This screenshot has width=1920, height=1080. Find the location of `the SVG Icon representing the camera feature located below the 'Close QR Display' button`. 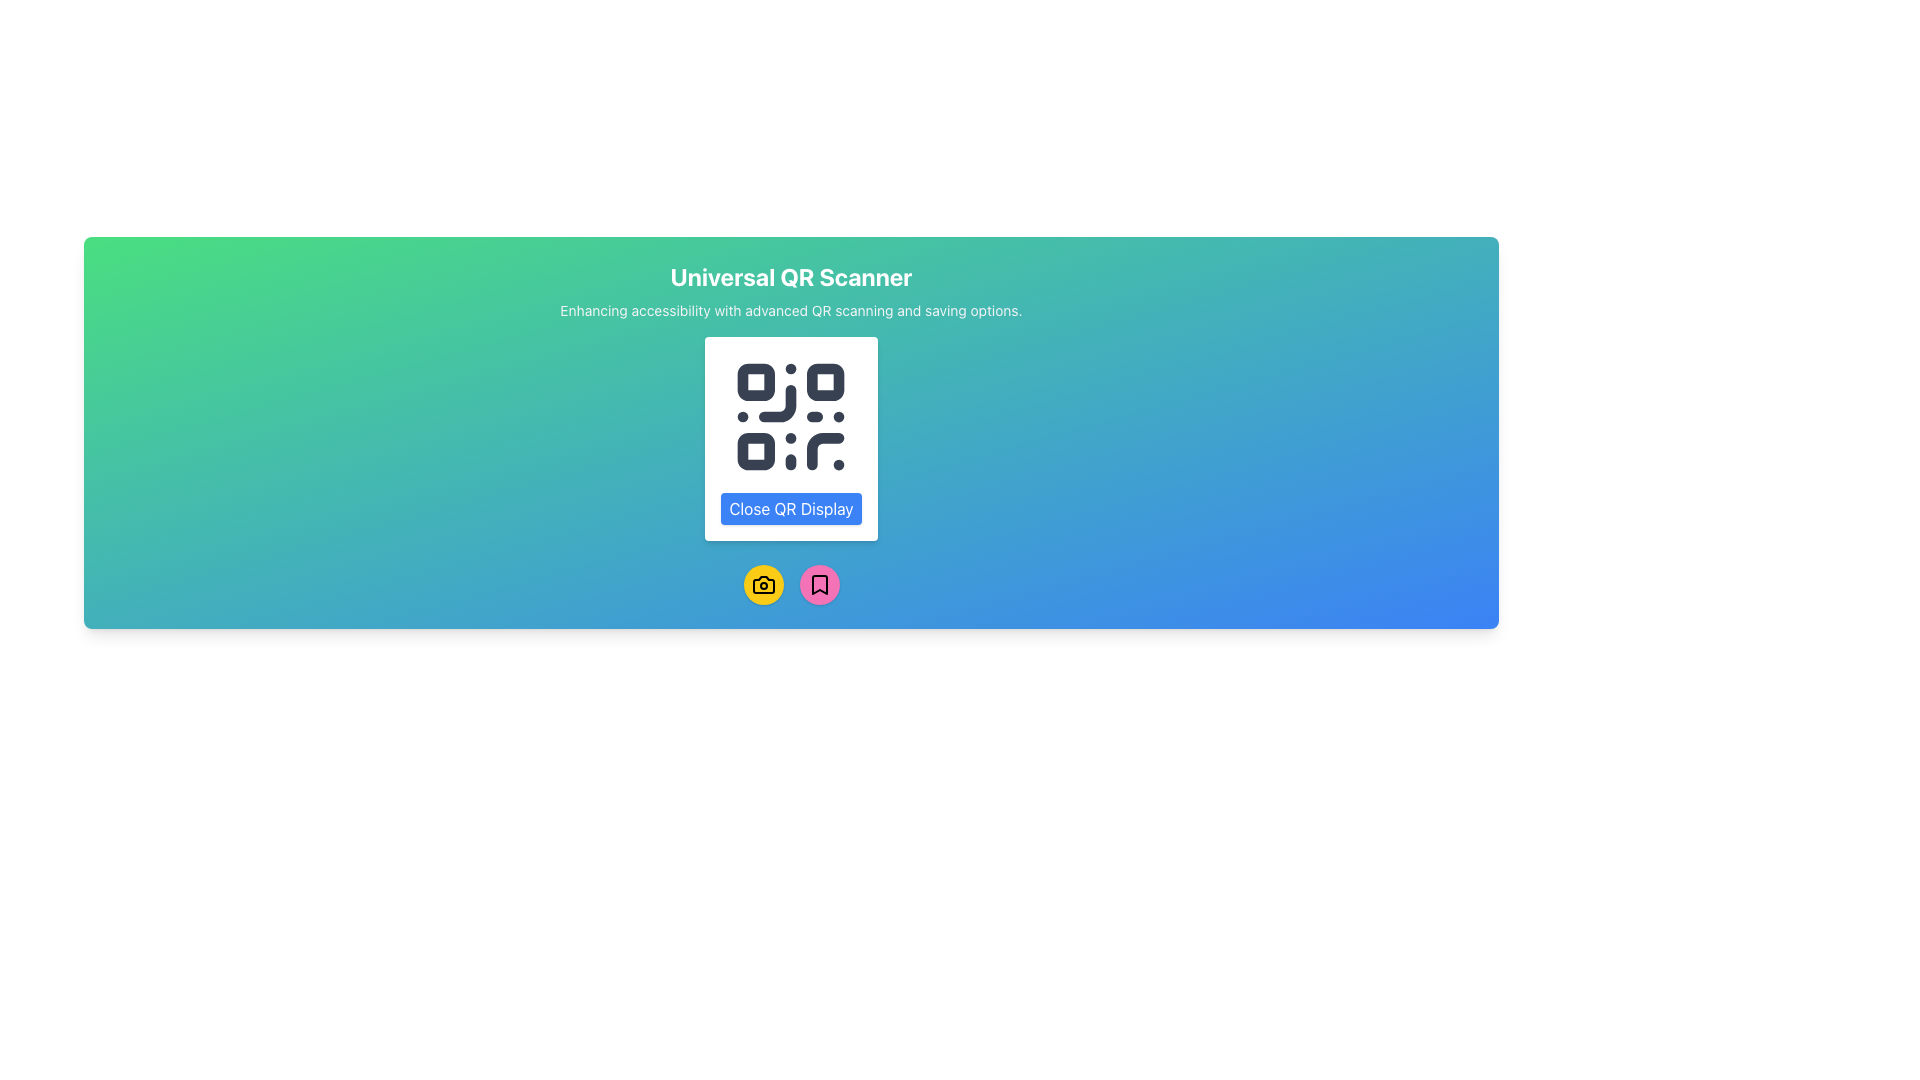

the SVG Icon representing the camera feature located below the 'Close QR Display' button is located at coordinates (762, 585).